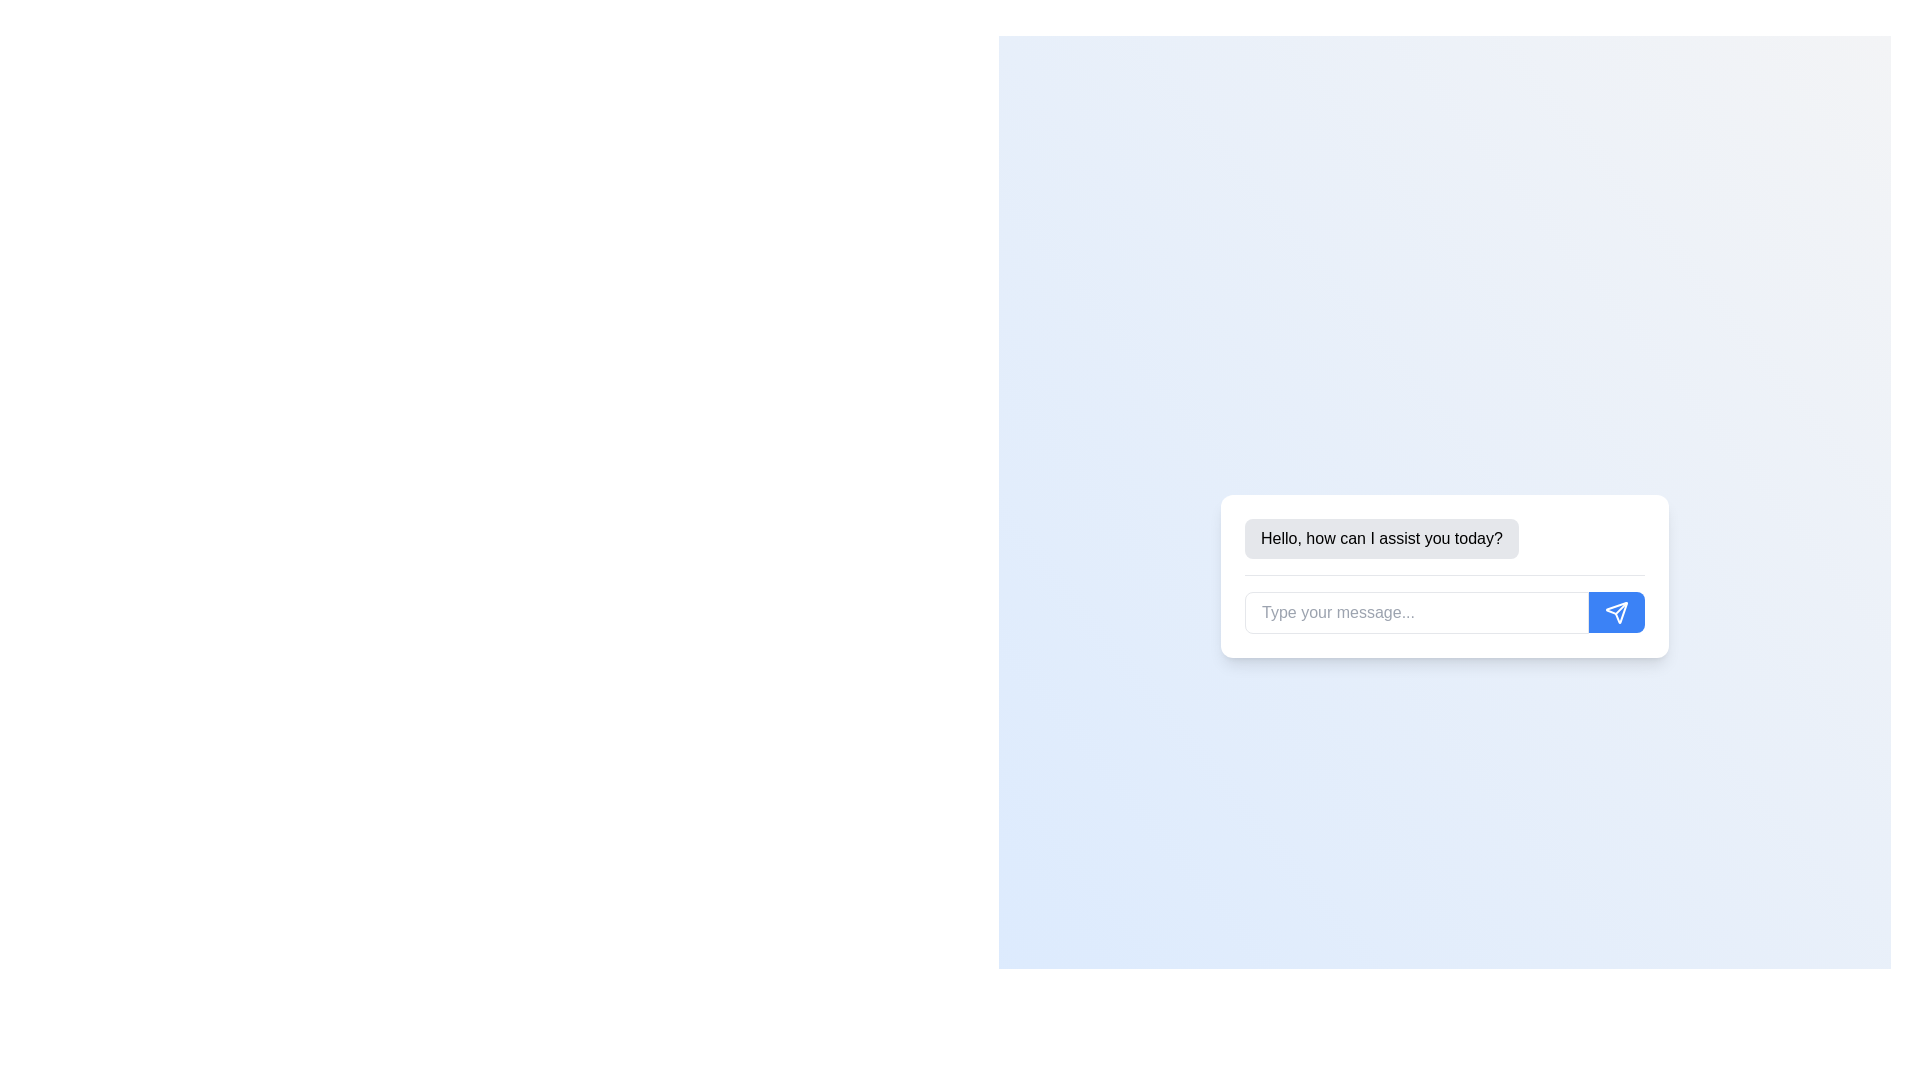 This screenshot has height=1080, width=1920. Describe the element at coordinates (1444, 536) in the screenshot. I see `the greeting Text Label located at the top of the chat interface, which engages the user with a conversational query` at that location.